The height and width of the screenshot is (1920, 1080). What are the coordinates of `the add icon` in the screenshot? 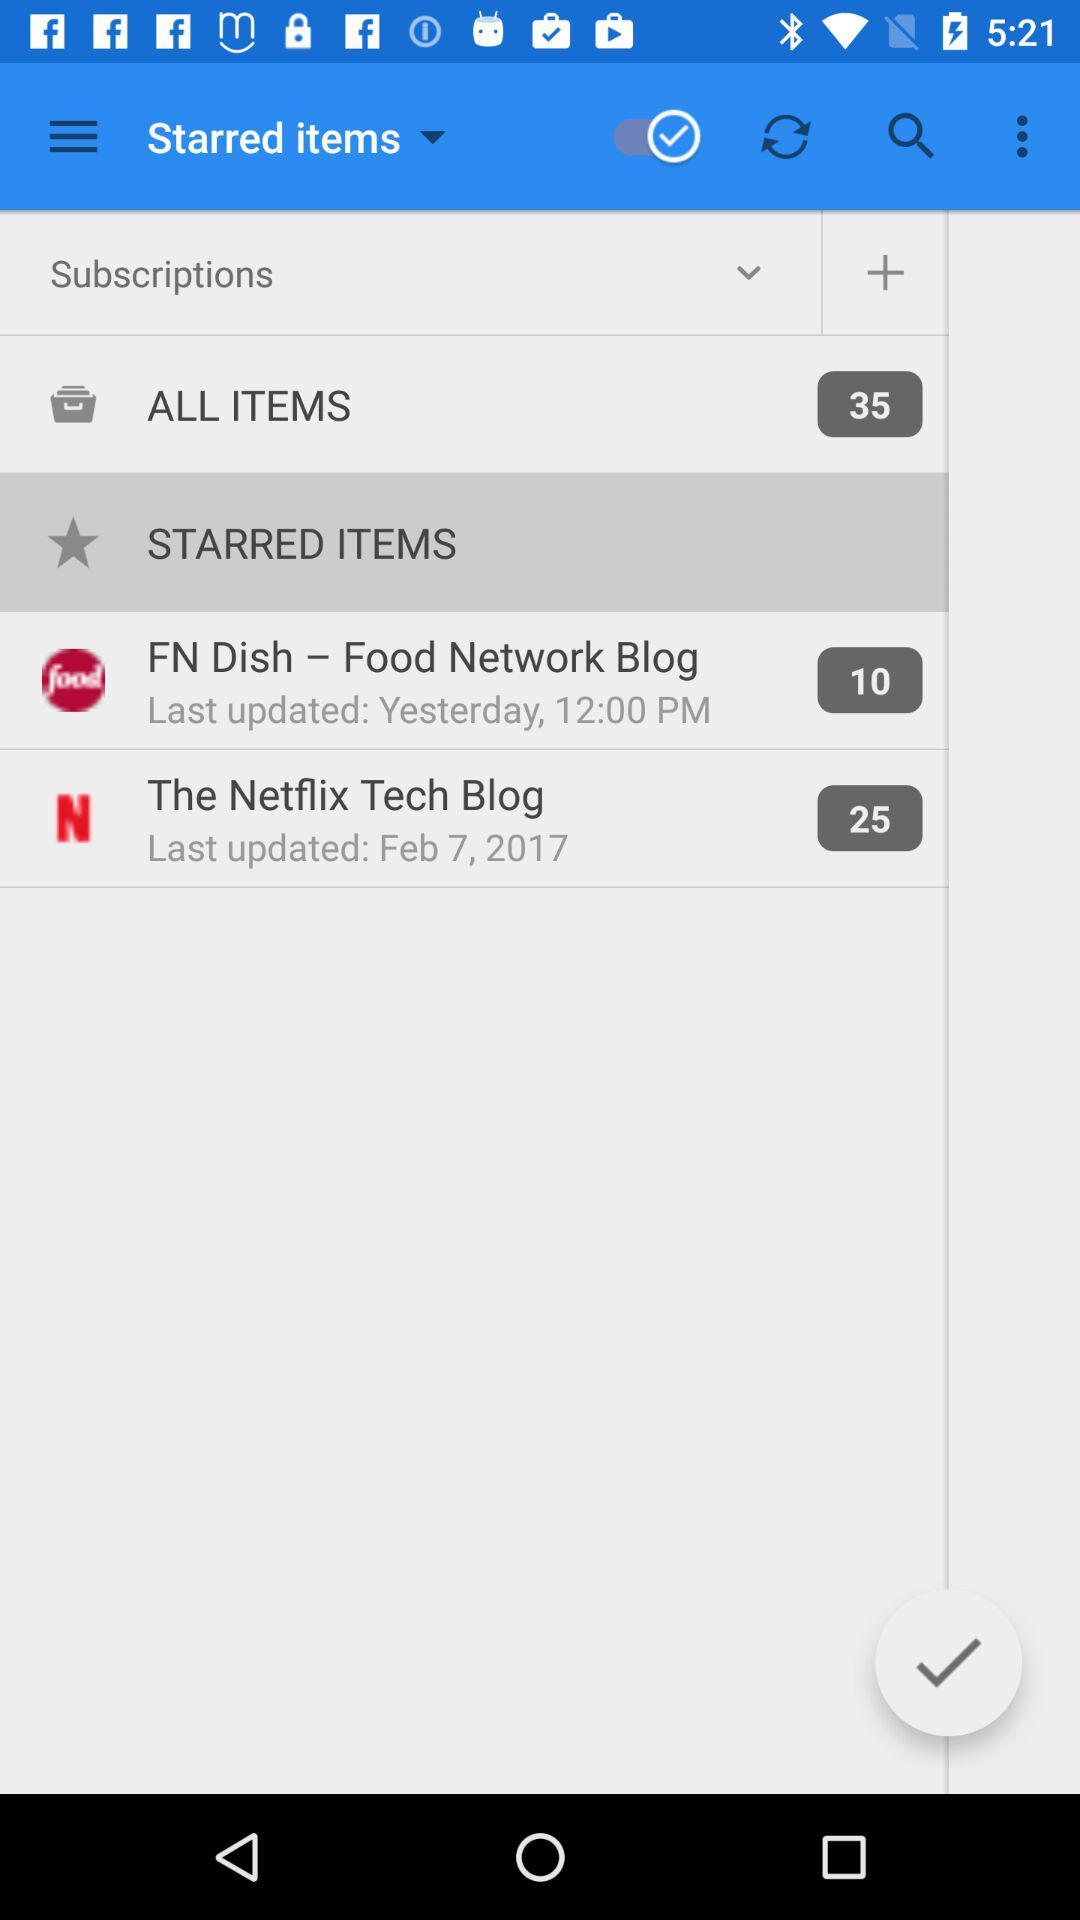 It's located at (884, 272).